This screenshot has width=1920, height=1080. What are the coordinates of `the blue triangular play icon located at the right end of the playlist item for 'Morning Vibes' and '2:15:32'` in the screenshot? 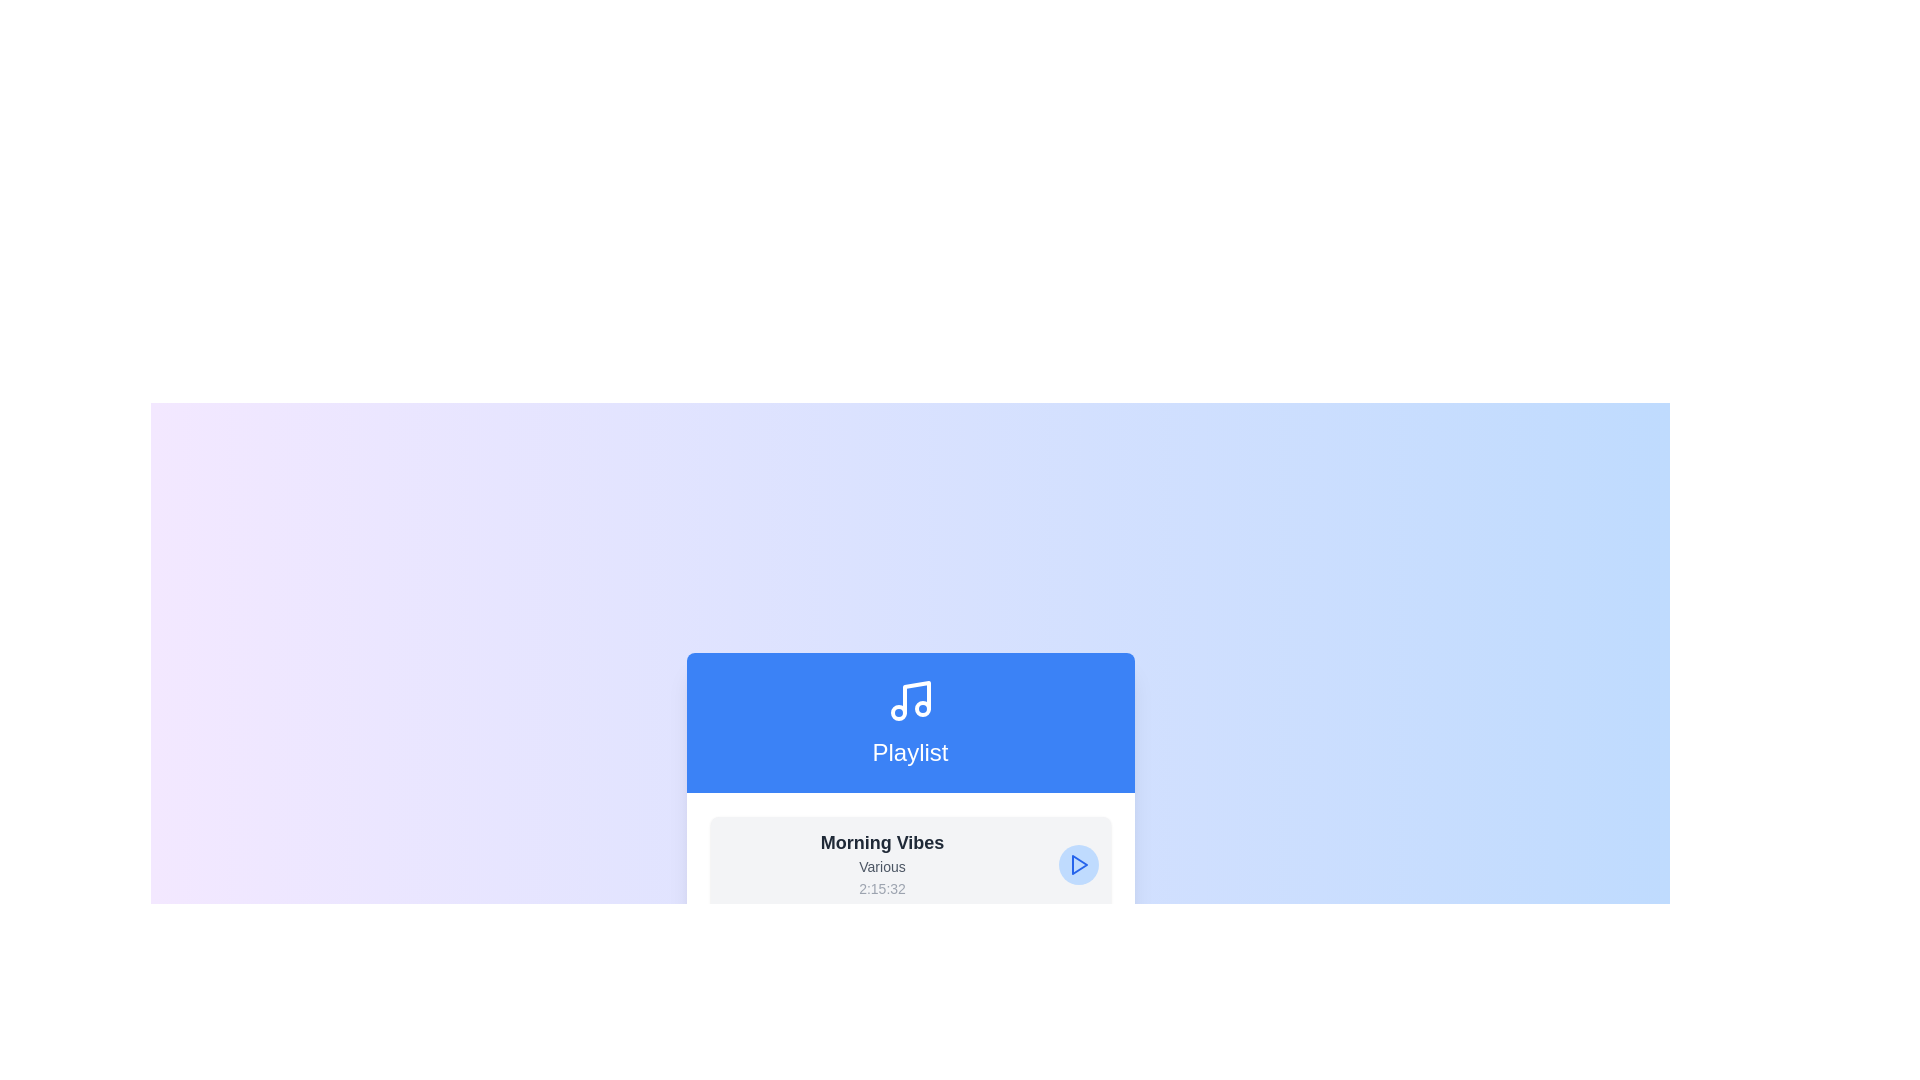 It's located at (1078, 863).